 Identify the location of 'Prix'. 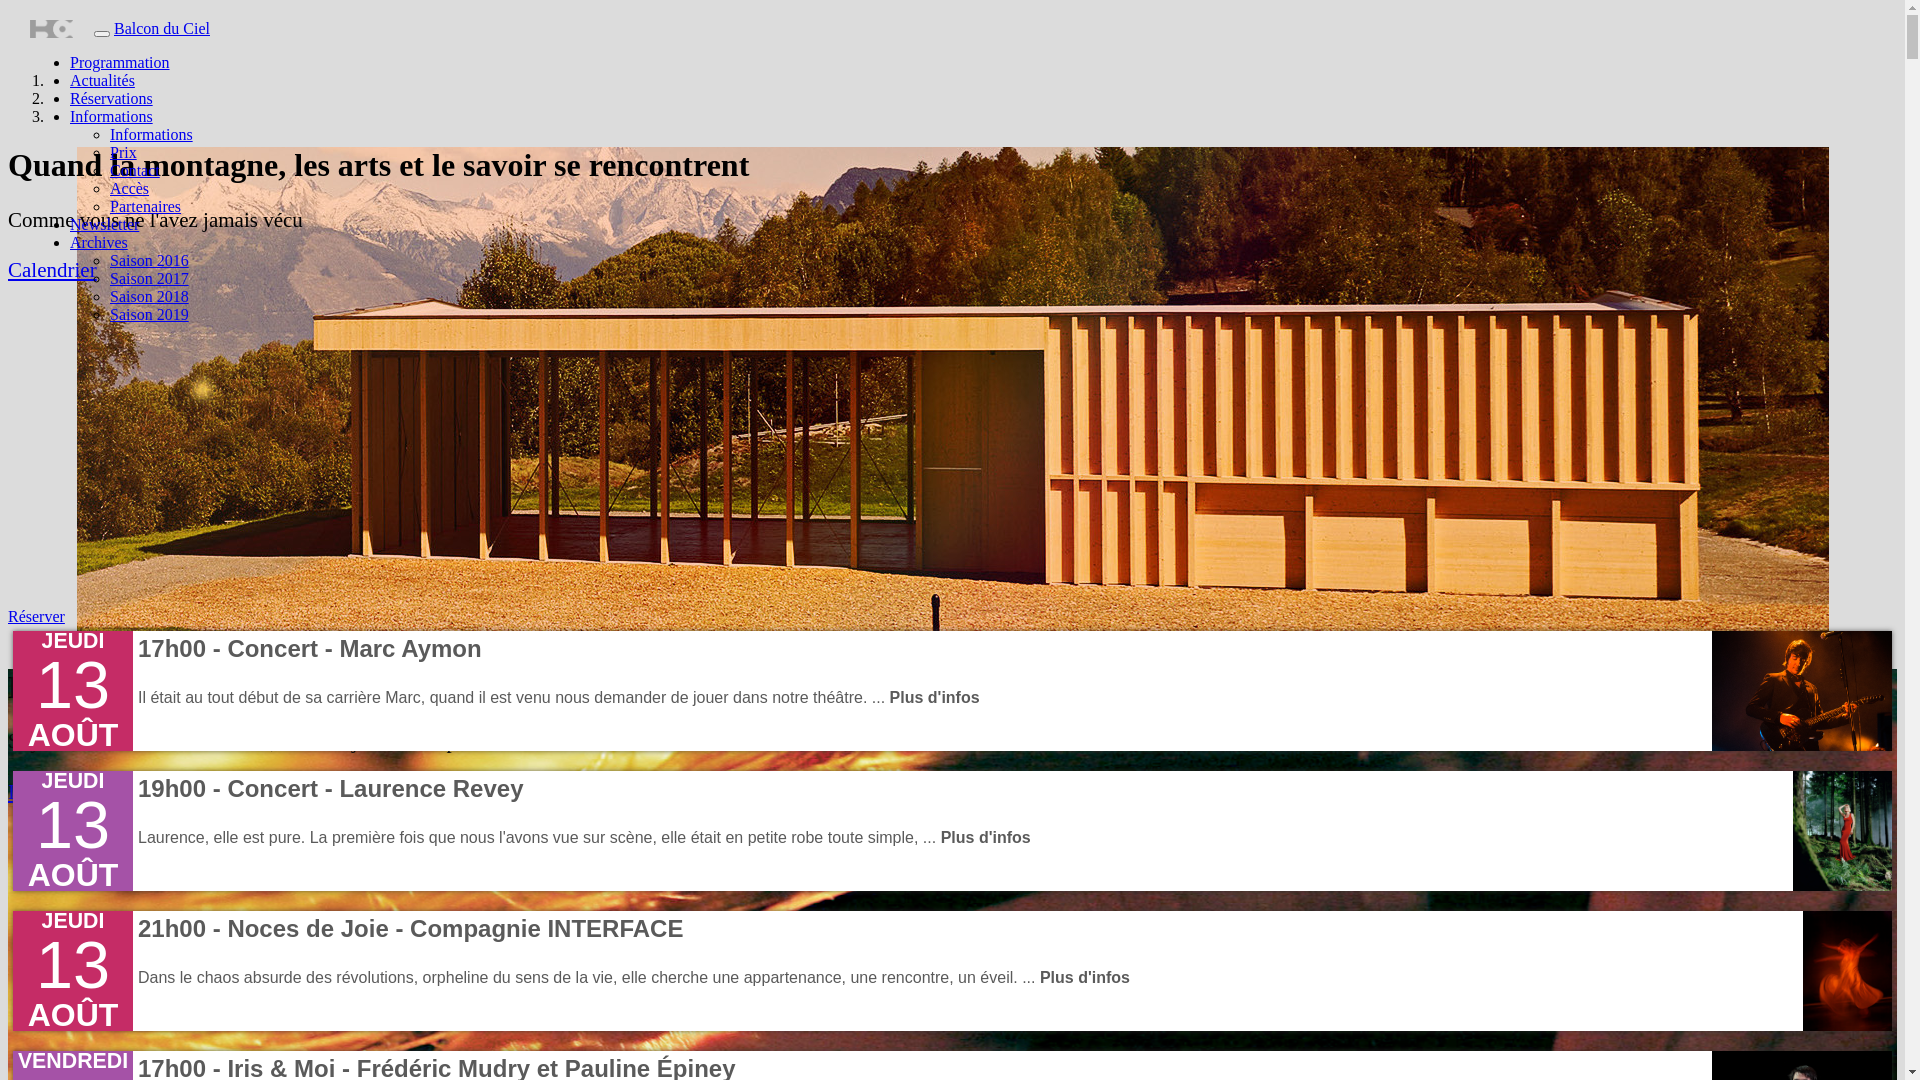
(122, 151).